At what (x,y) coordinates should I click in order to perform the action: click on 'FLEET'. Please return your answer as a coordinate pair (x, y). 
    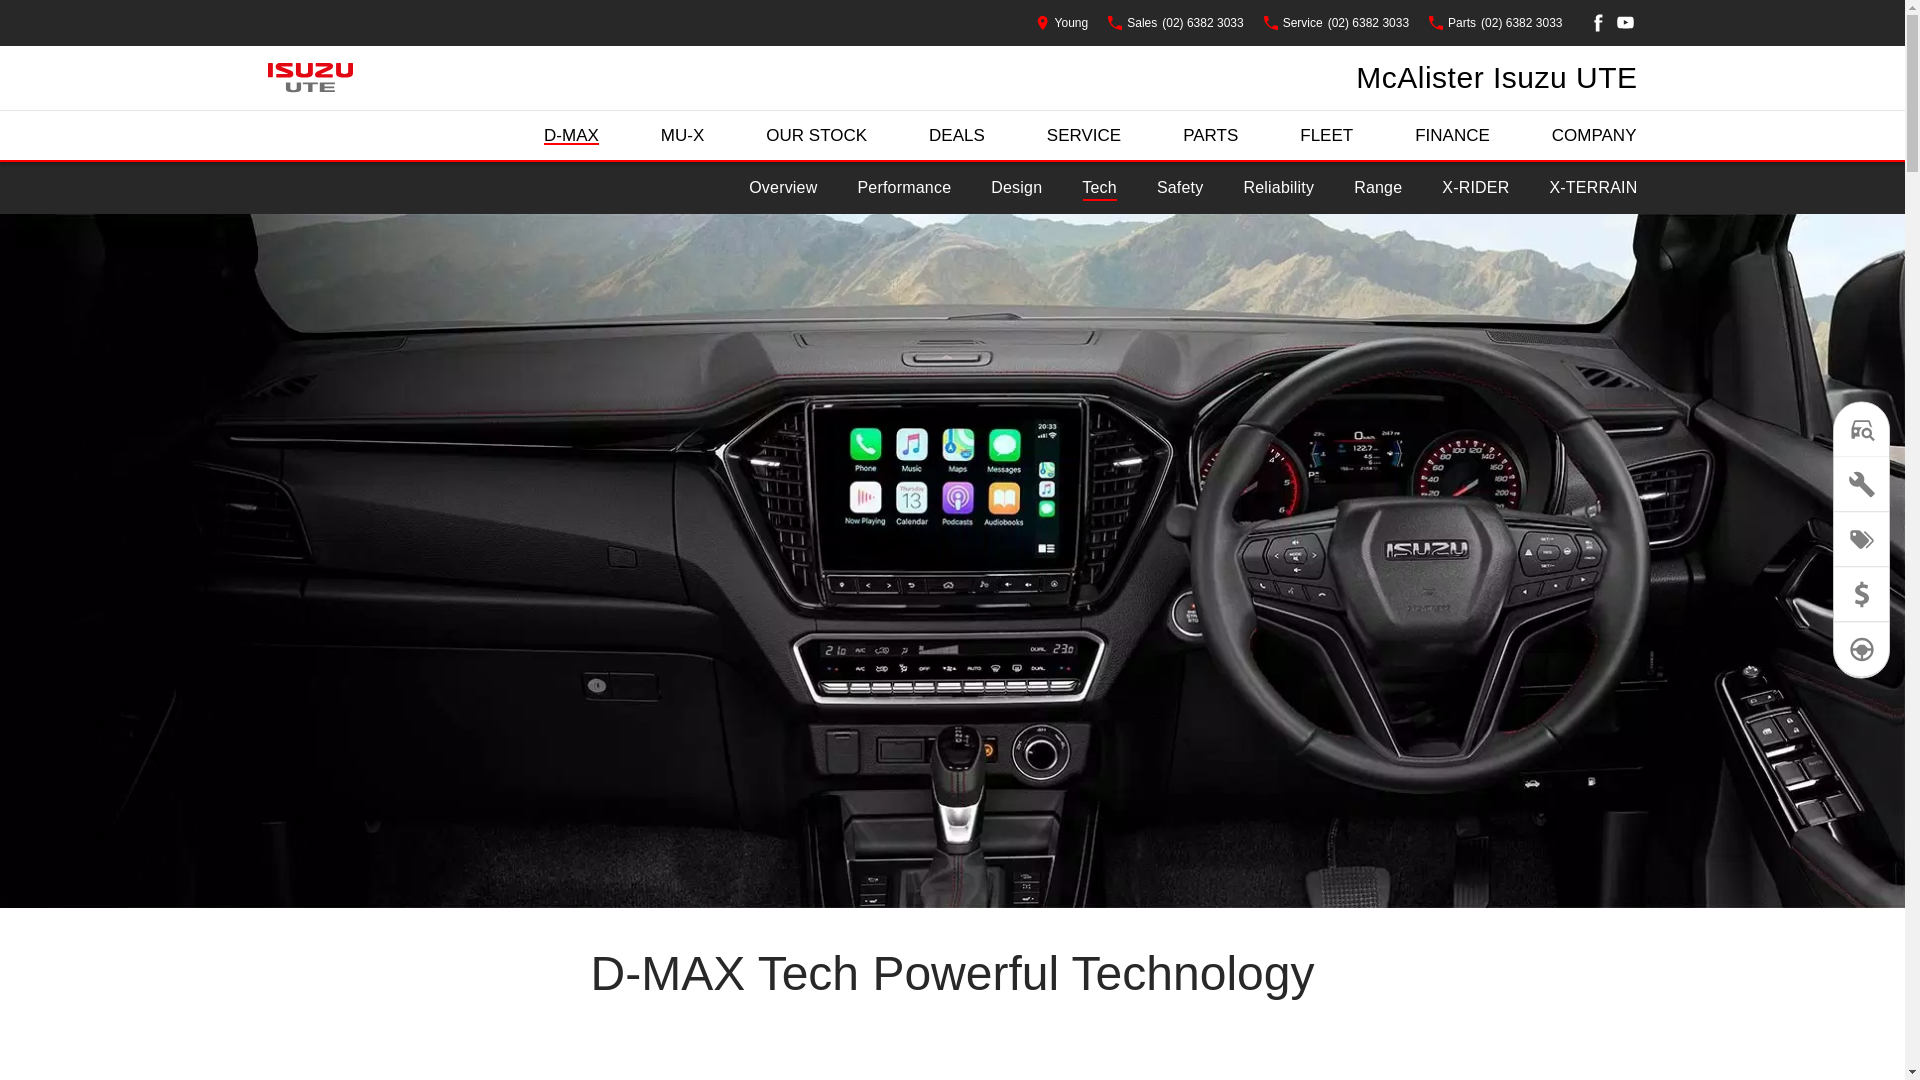
    Looking at the image, I should click on (1326, 135).